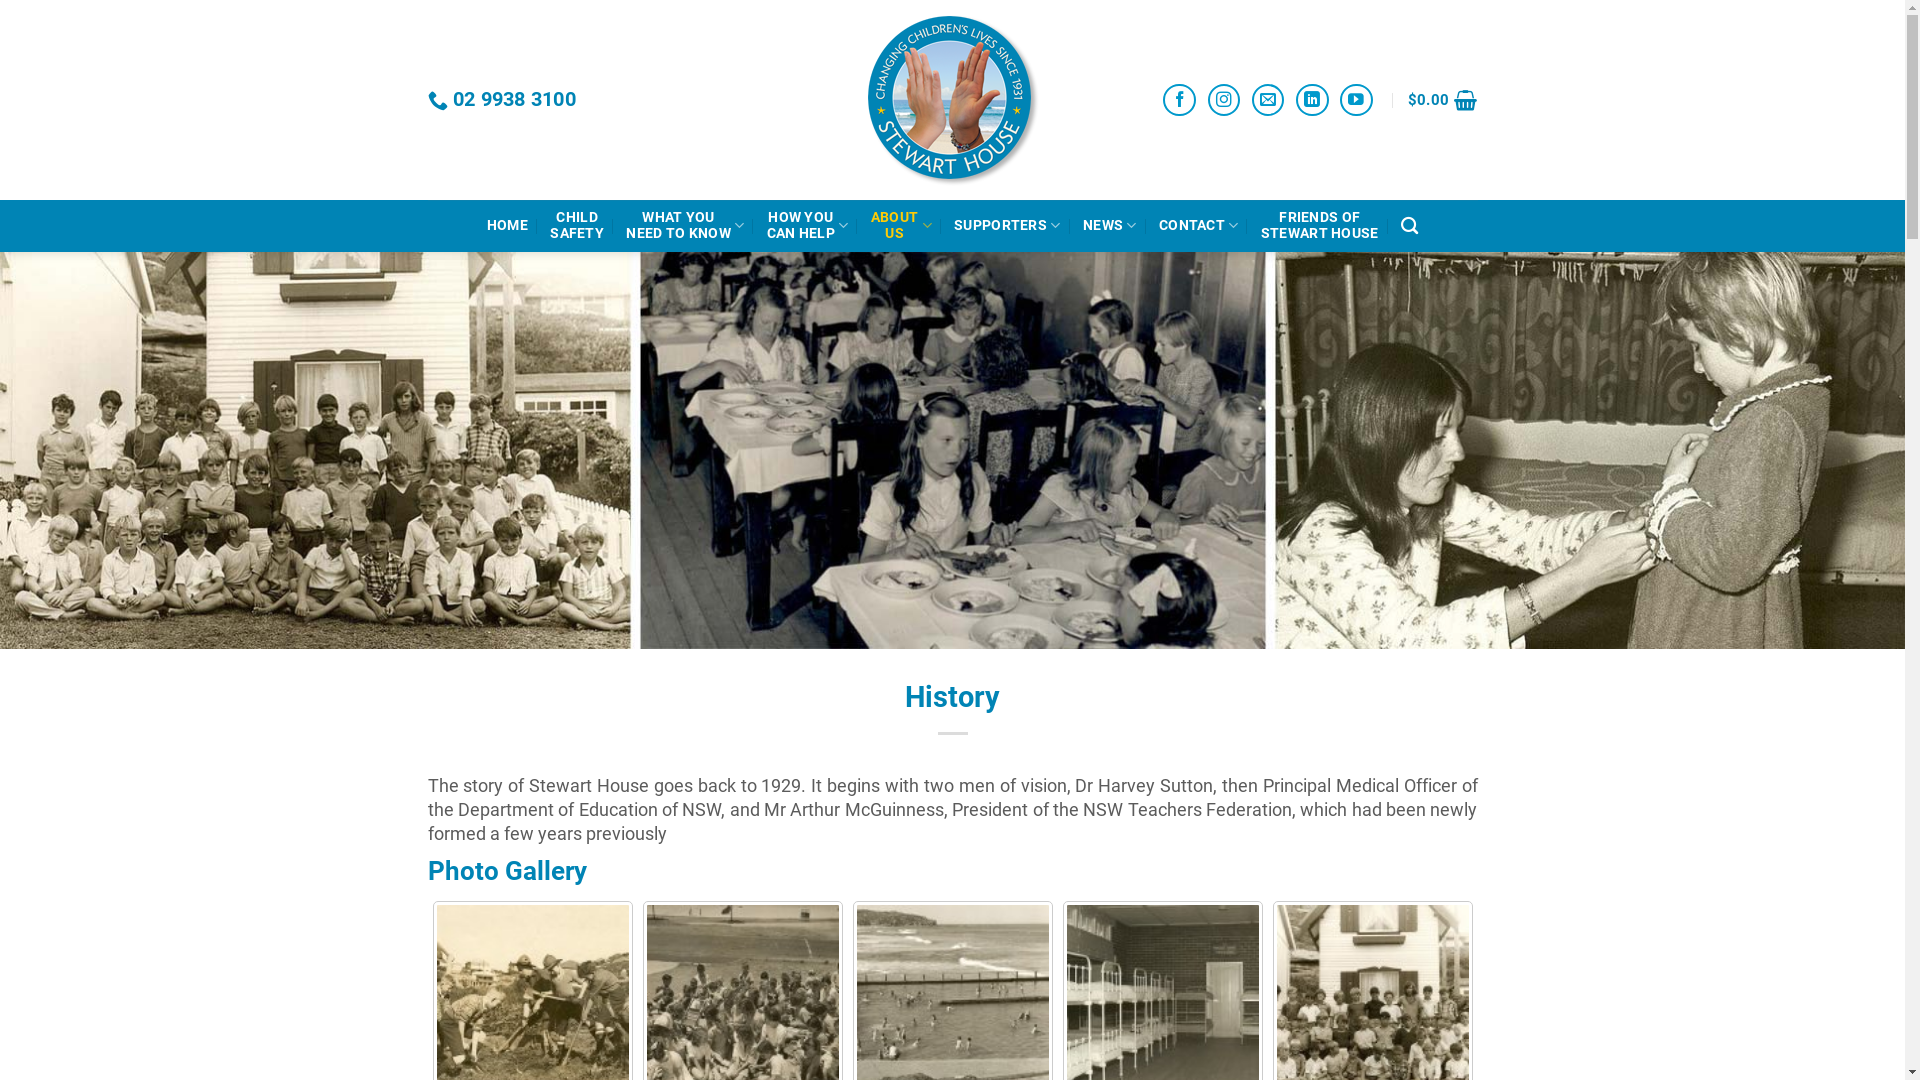 The image size is (1920, 1080). I want to click on 'ABOUT, so click(870, 225).